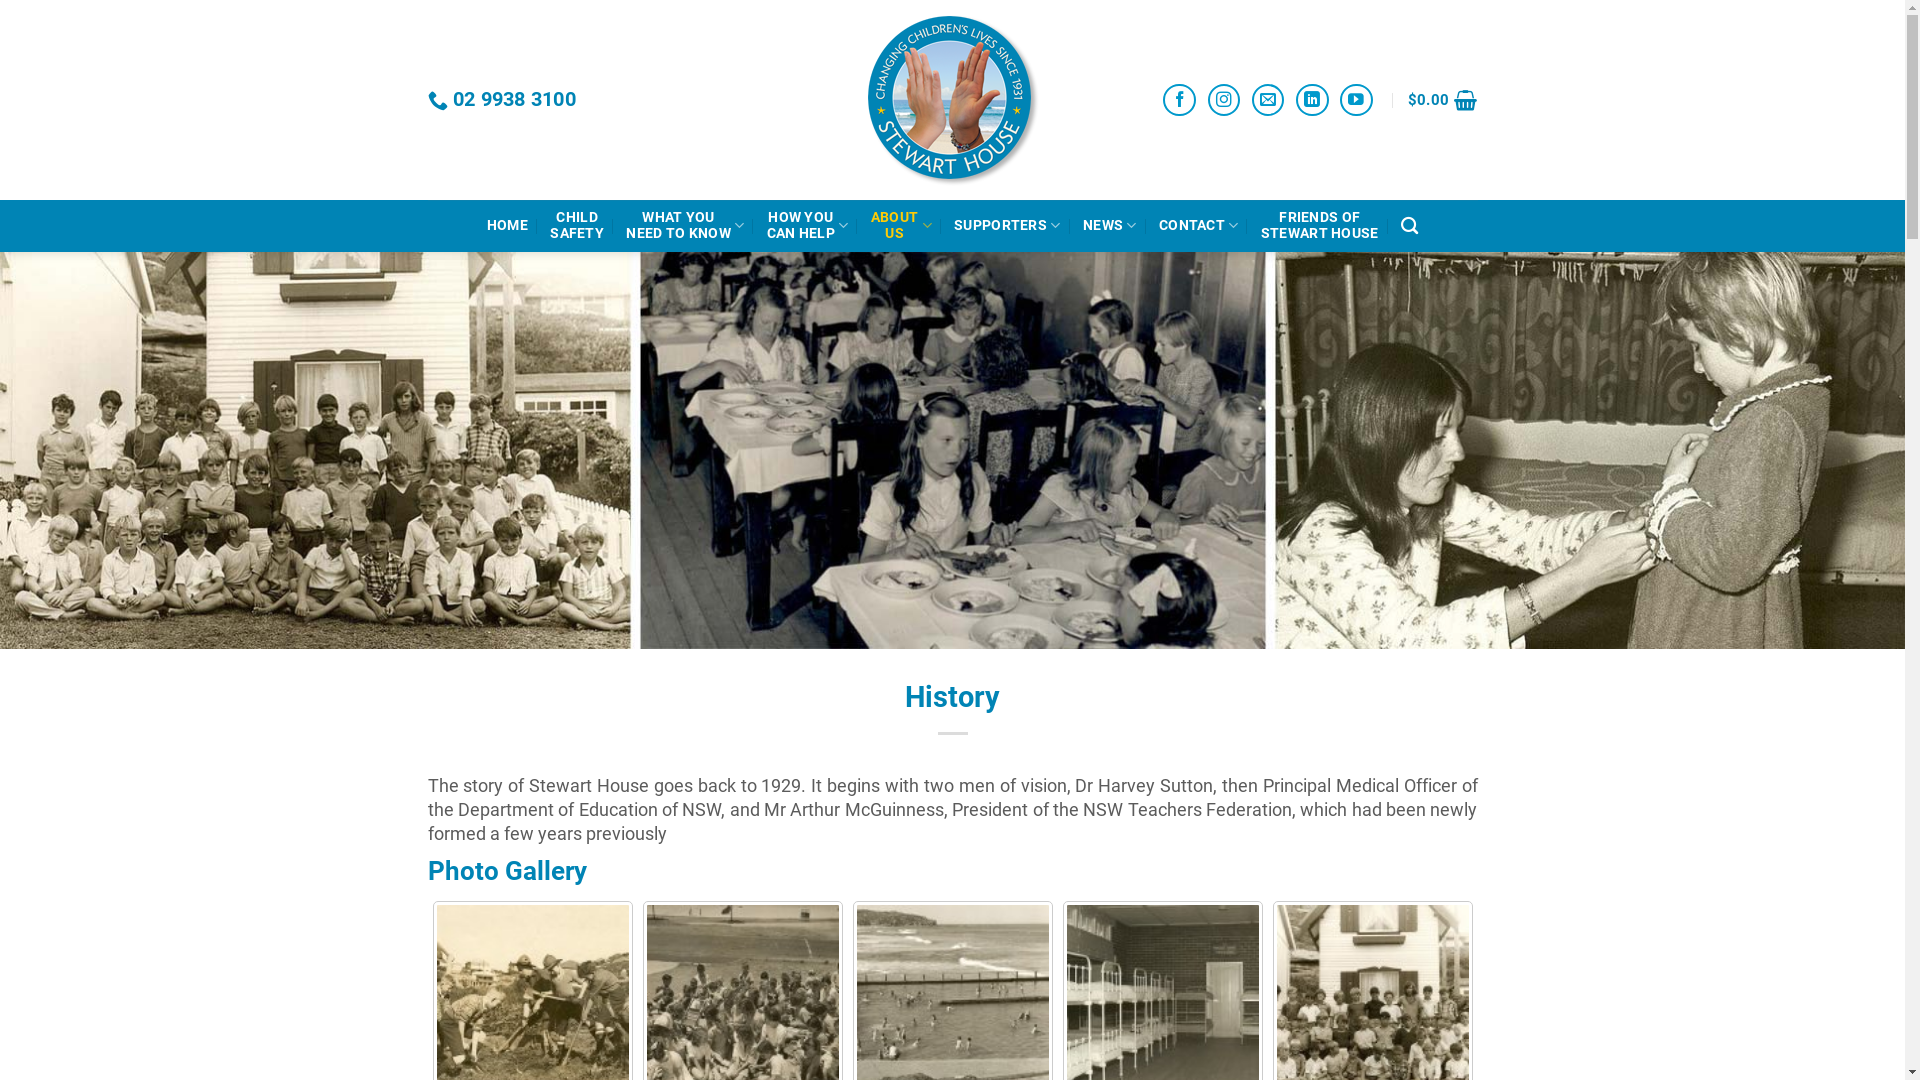 The image size is (1920, 1080). I want to click on 'ABOUT, so click(870, 225).